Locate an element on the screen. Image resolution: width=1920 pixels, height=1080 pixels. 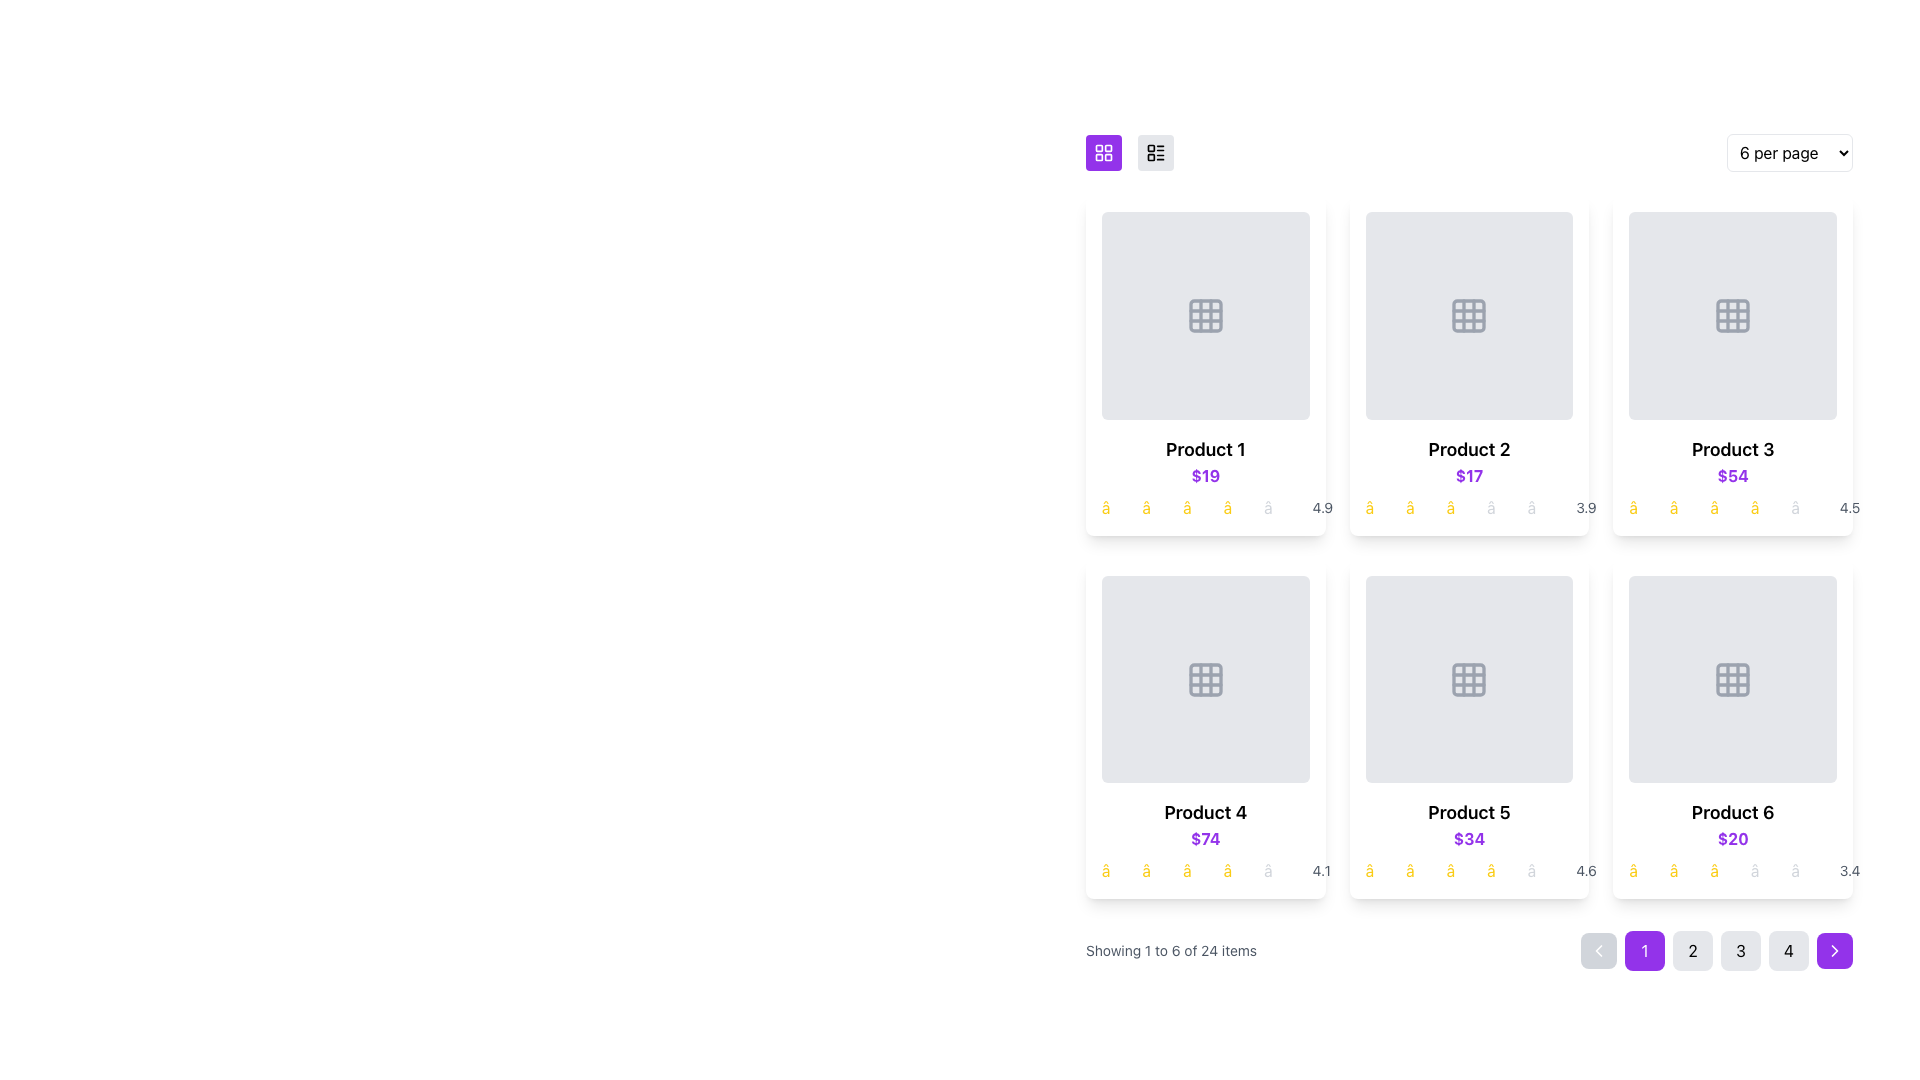
the second yellow star glyph in the five-star rating system under Product 6's card, which is located in the bottom-right corner of the grid layout is located at coordinates (1689, 870).